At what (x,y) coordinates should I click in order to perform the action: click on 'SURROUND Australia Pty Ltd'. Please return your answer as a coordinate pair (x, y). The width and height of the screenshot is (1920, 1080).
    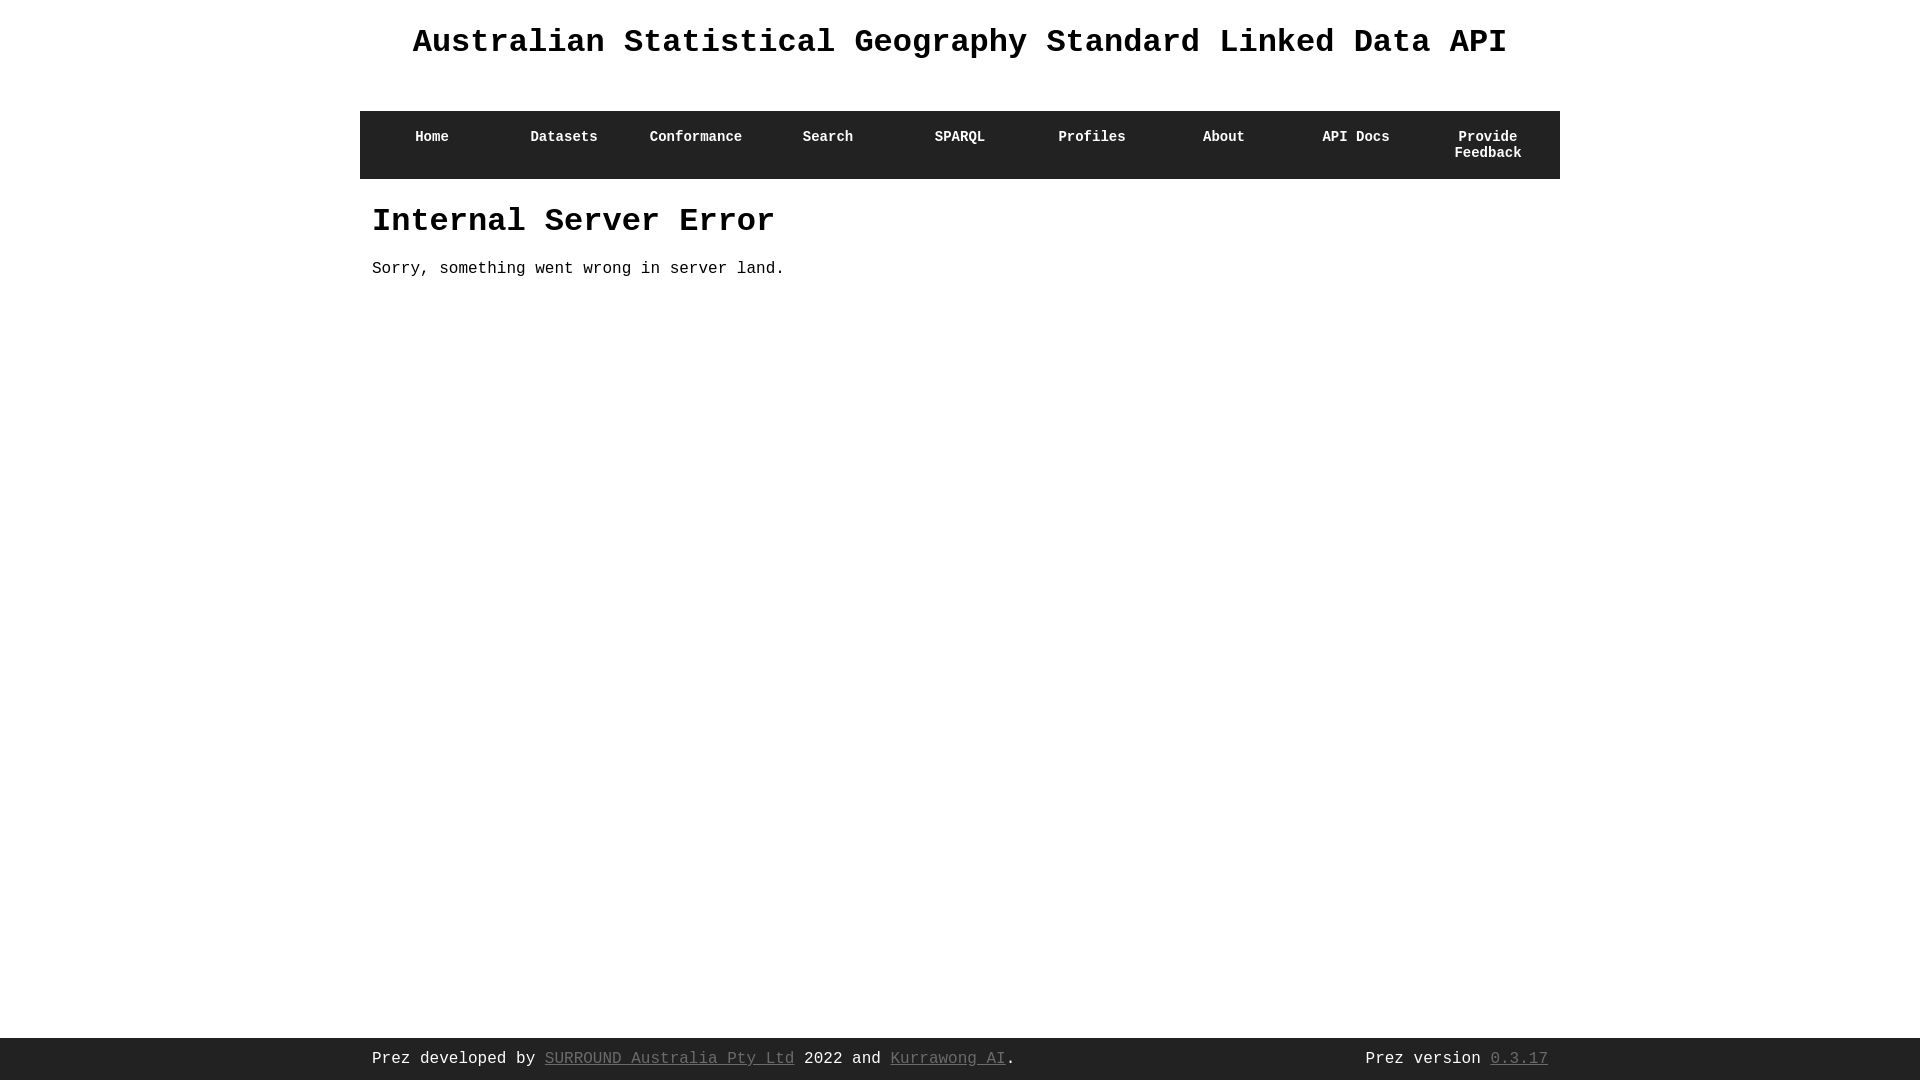
    Looking at the image, I should click on (670, 1058).